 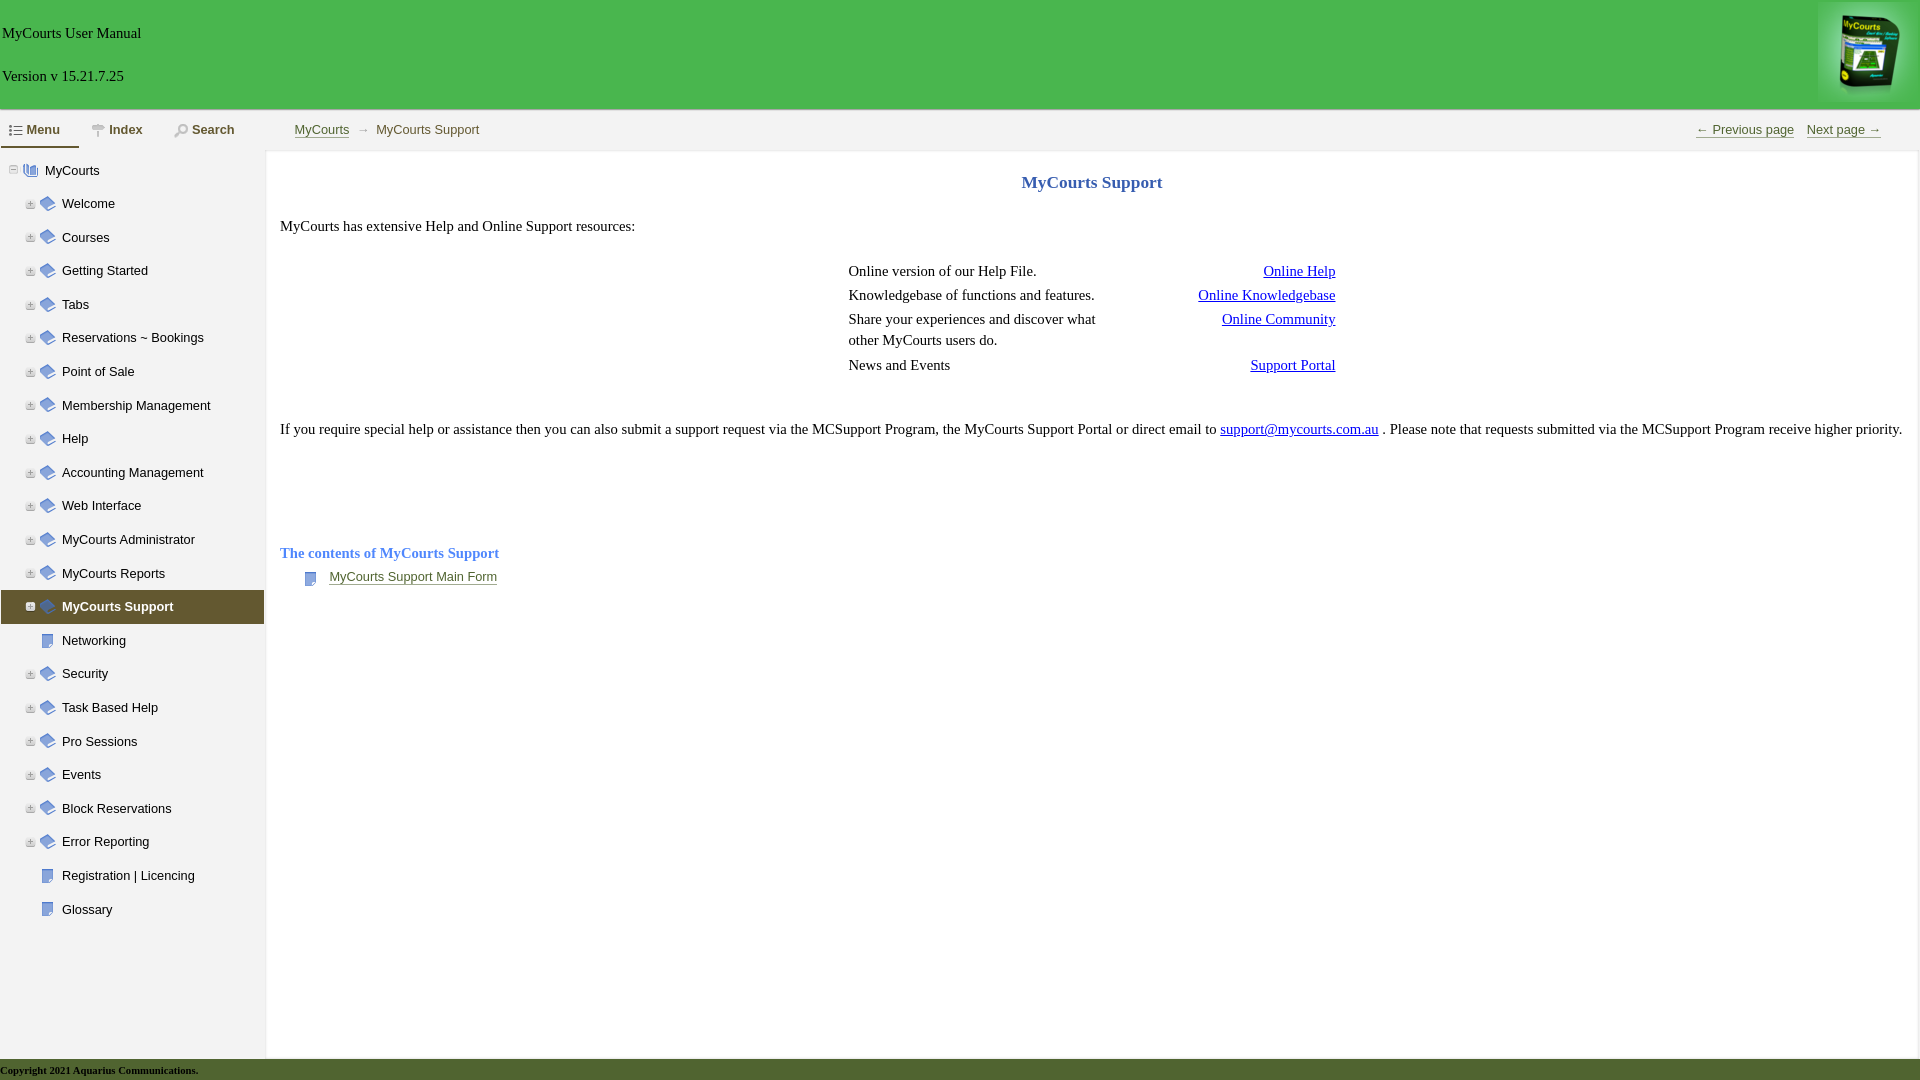 What do you see at coordinates (188, 707) in the screenshot?
I see `'Task Based Help'` at bounding box center [188, 707].